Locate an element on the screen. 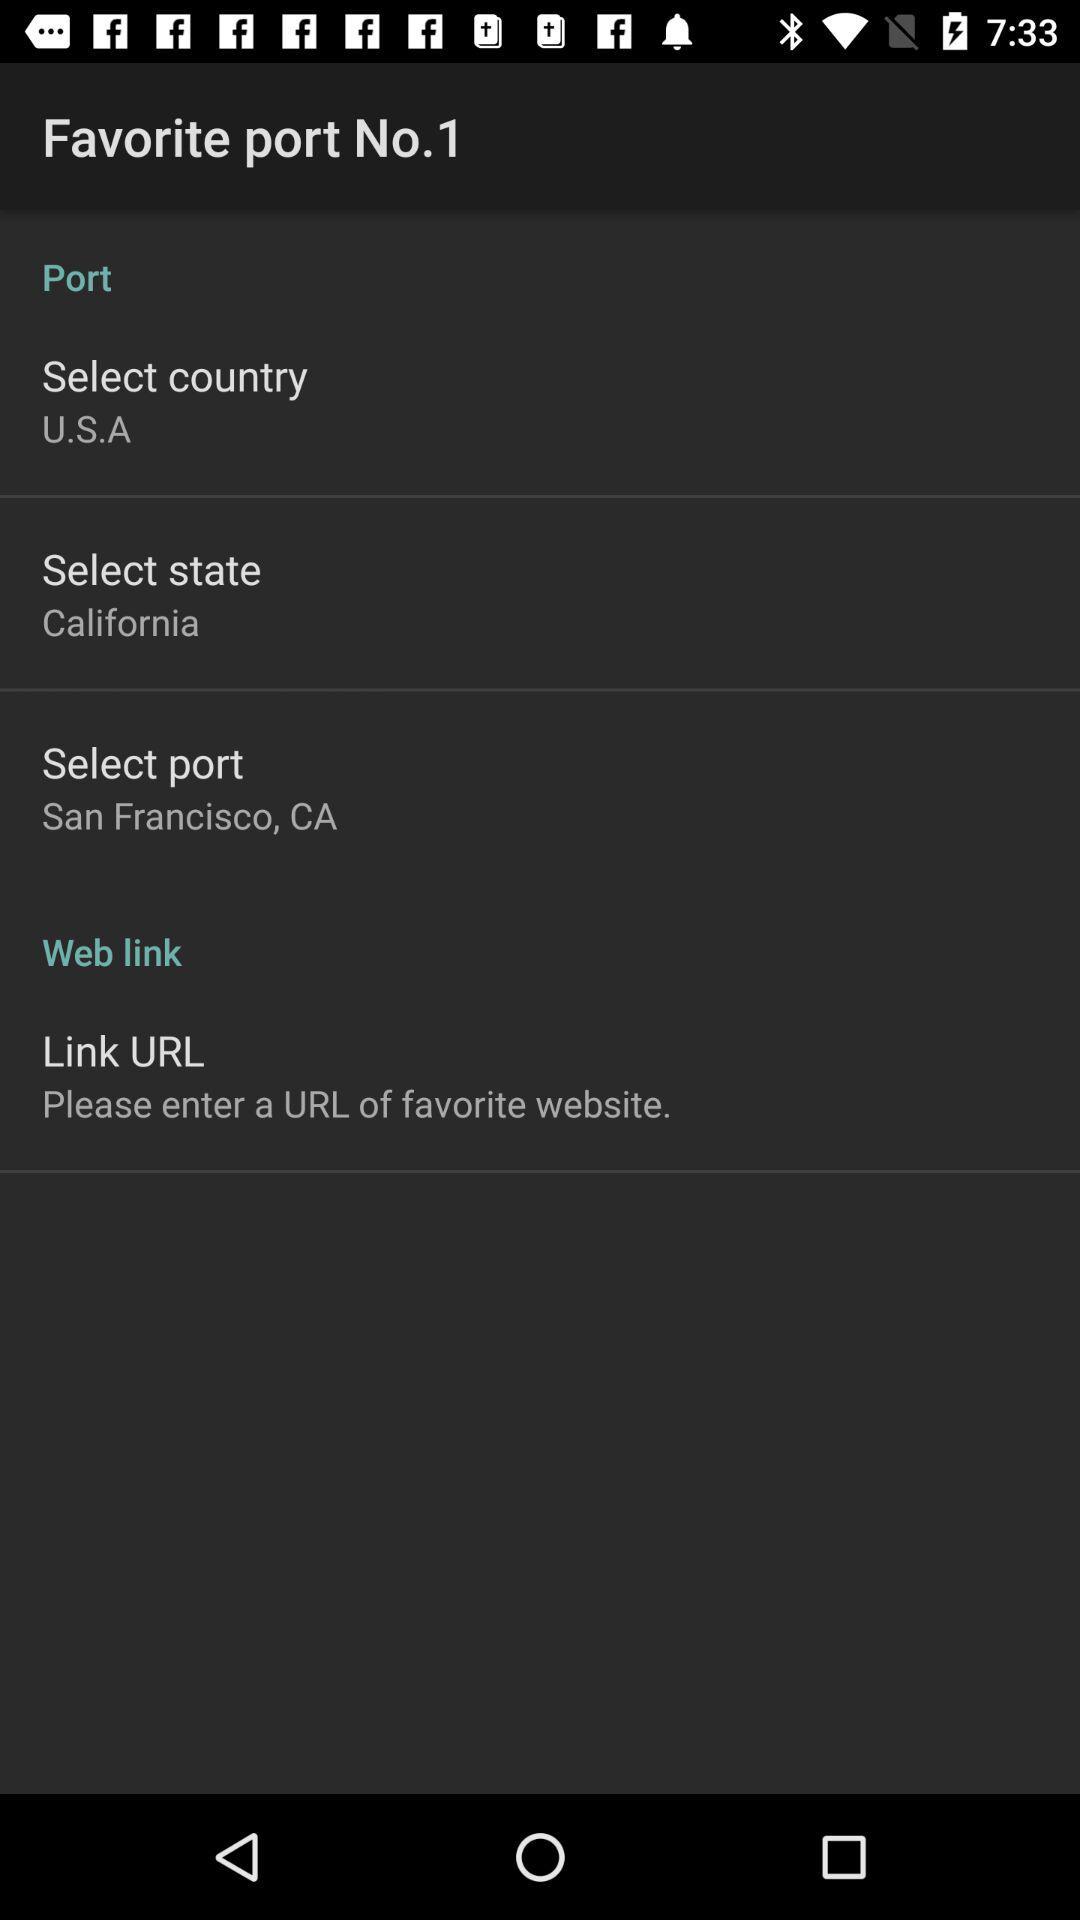 The image size is (1080, 1920). u.s.a app is located at coordinates (85, 427).